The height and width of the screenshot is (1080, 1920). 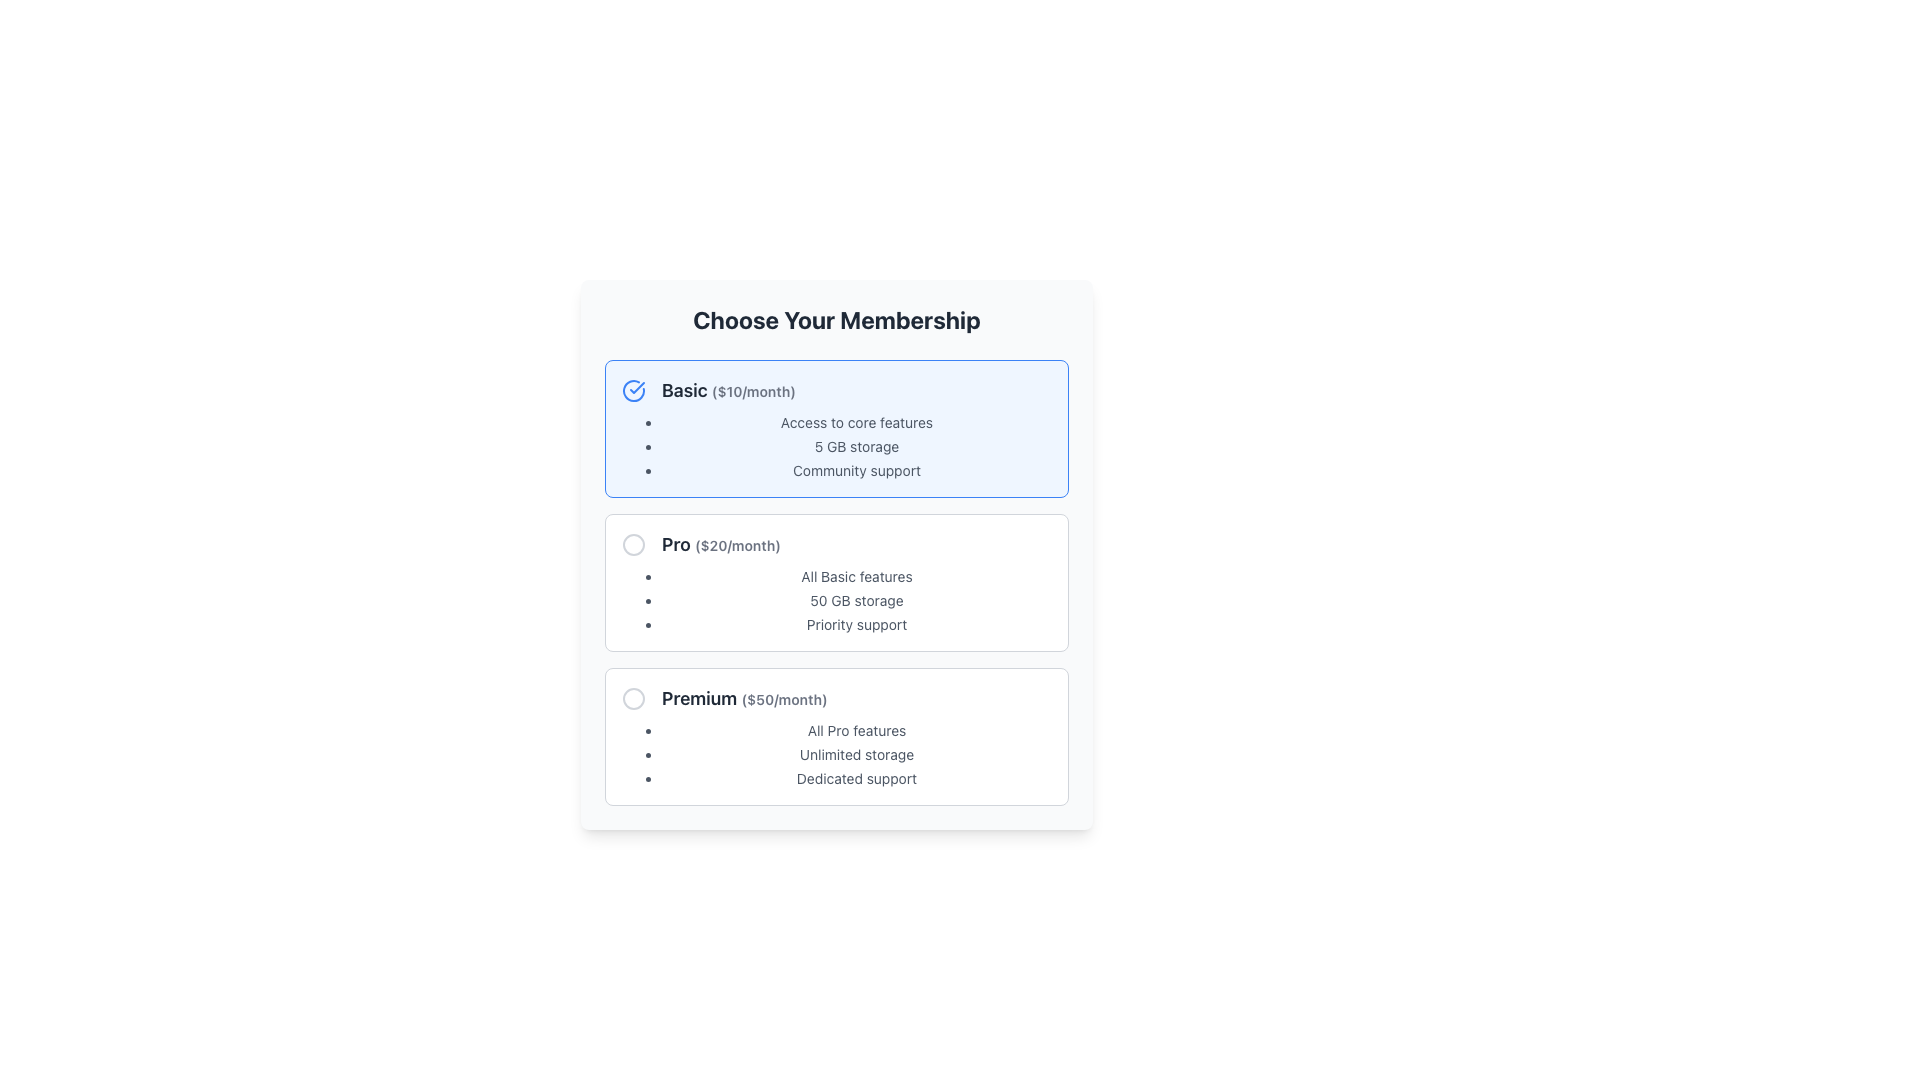 I want to click on text label that informs users about the features included in the 'Premium ($50/month)' subscription tier, located at the bottom of the membership choices interface as the third item in the bullet list, so click(x=857, y=778).